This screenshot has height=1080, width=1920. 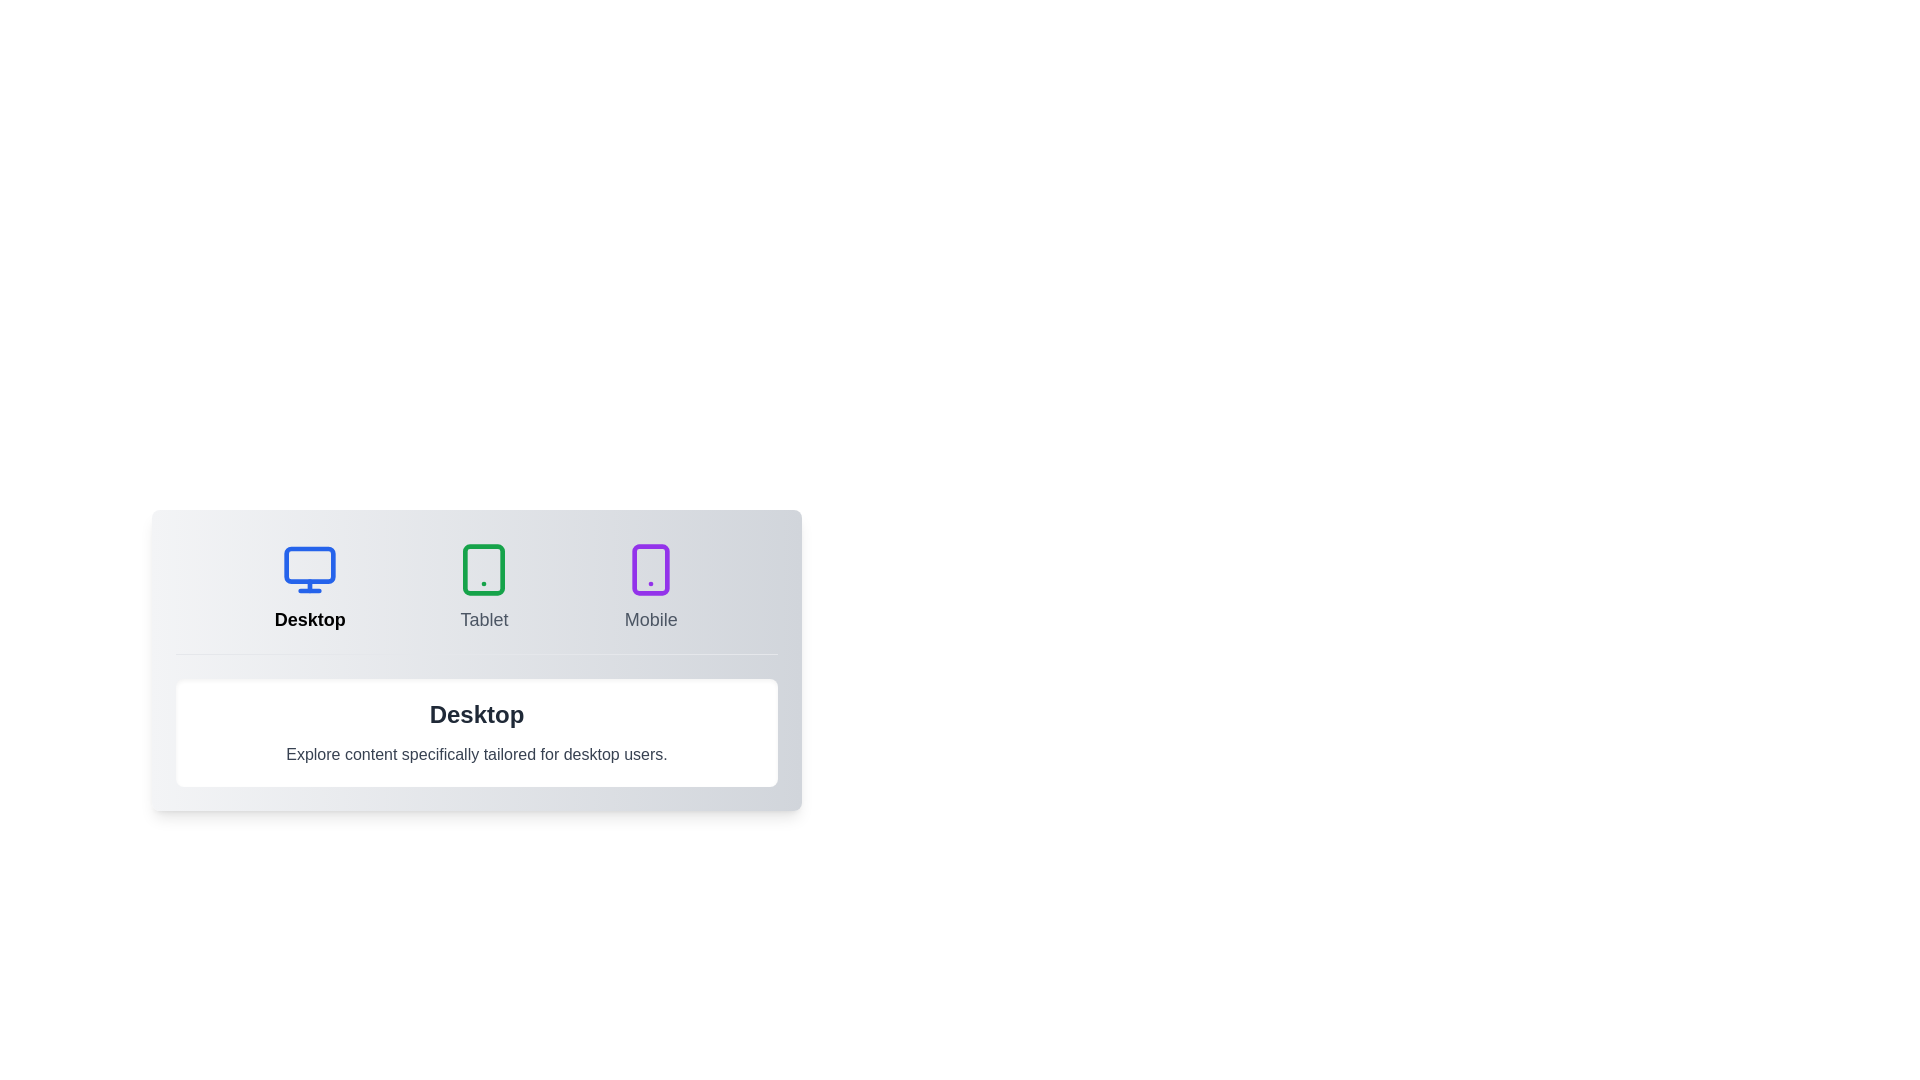 What do you see at coordinates (651, 586) in the screenshot?
I see `the Mobile tab by clicking on the corresponding button` at bounding box center [651, 586].